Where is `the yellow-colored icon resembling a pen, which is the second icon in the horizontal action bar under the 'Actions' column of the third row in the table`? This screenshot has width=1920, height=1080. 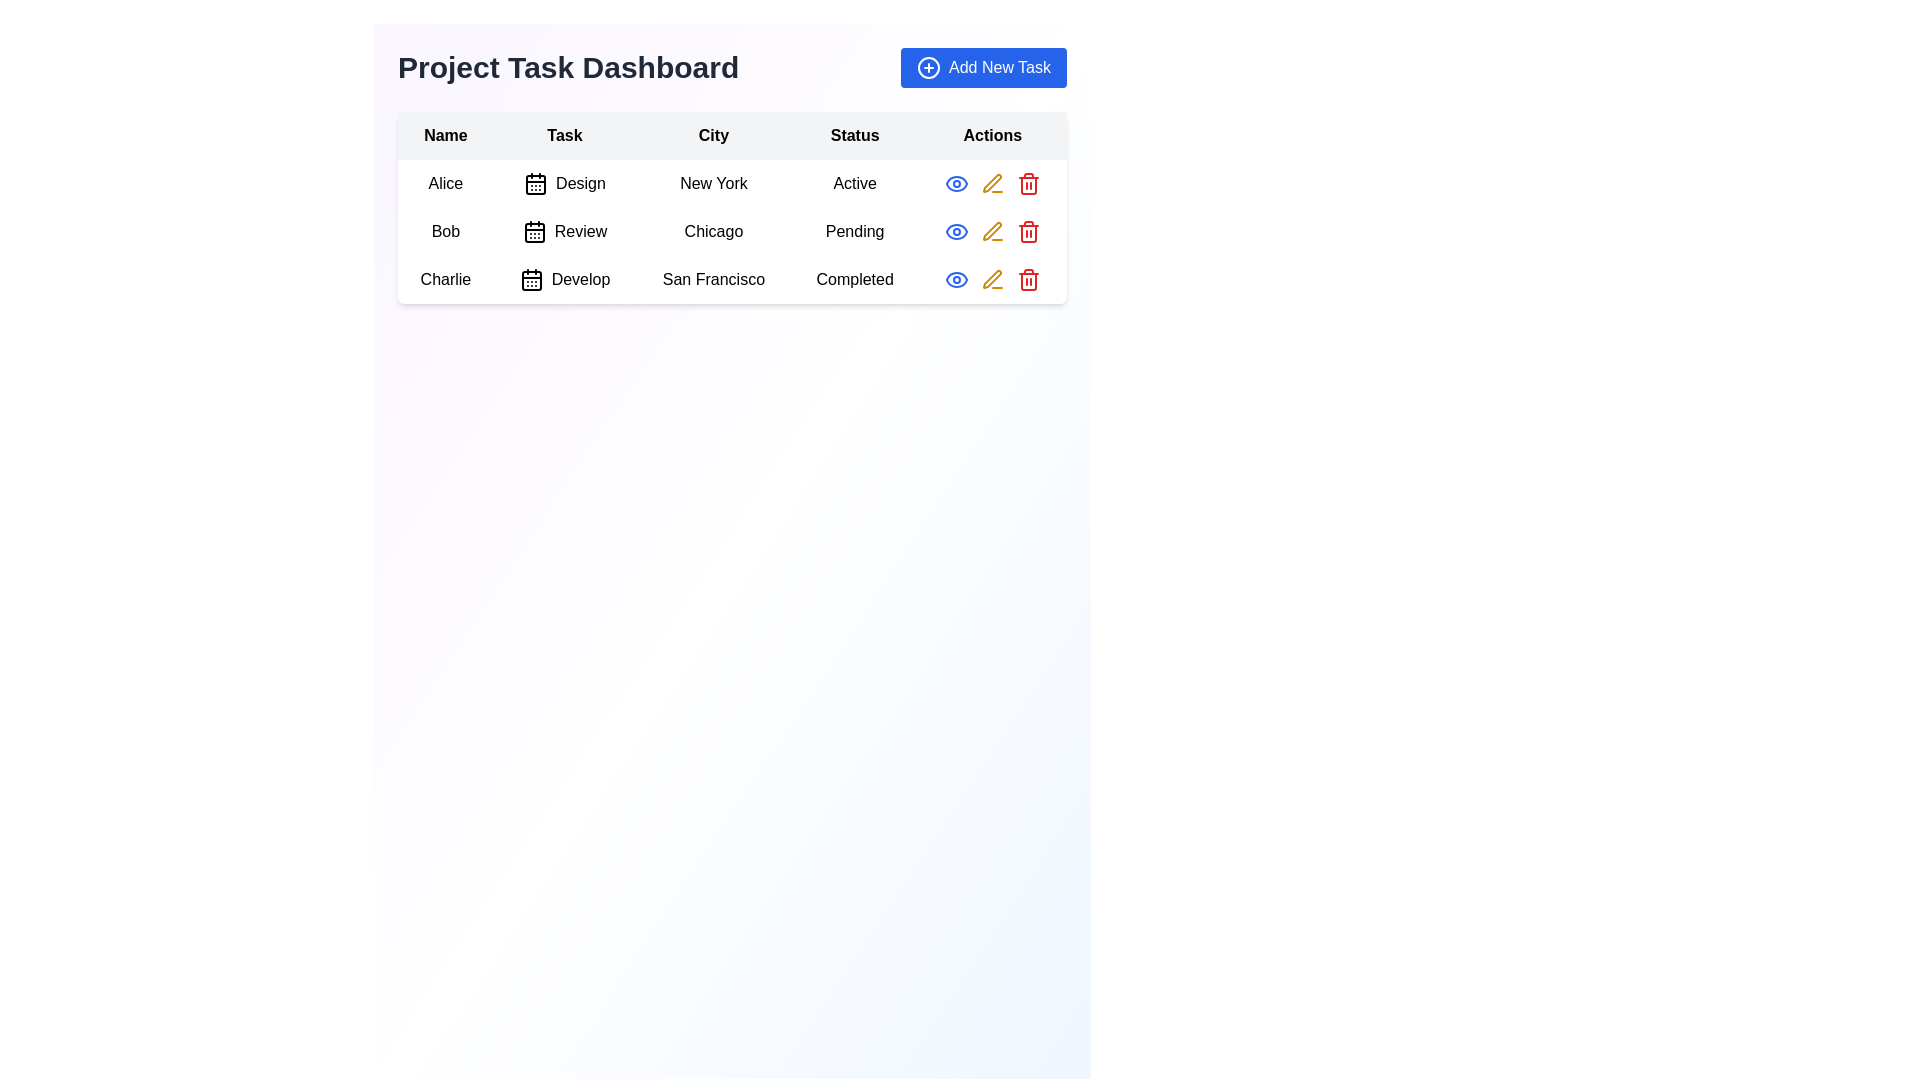 the yellow-colored icon resembling a pen, which is the second icon in the horizontal action bar under the 'Actions' column of the third row in the table is located at coordinates (992, 184).